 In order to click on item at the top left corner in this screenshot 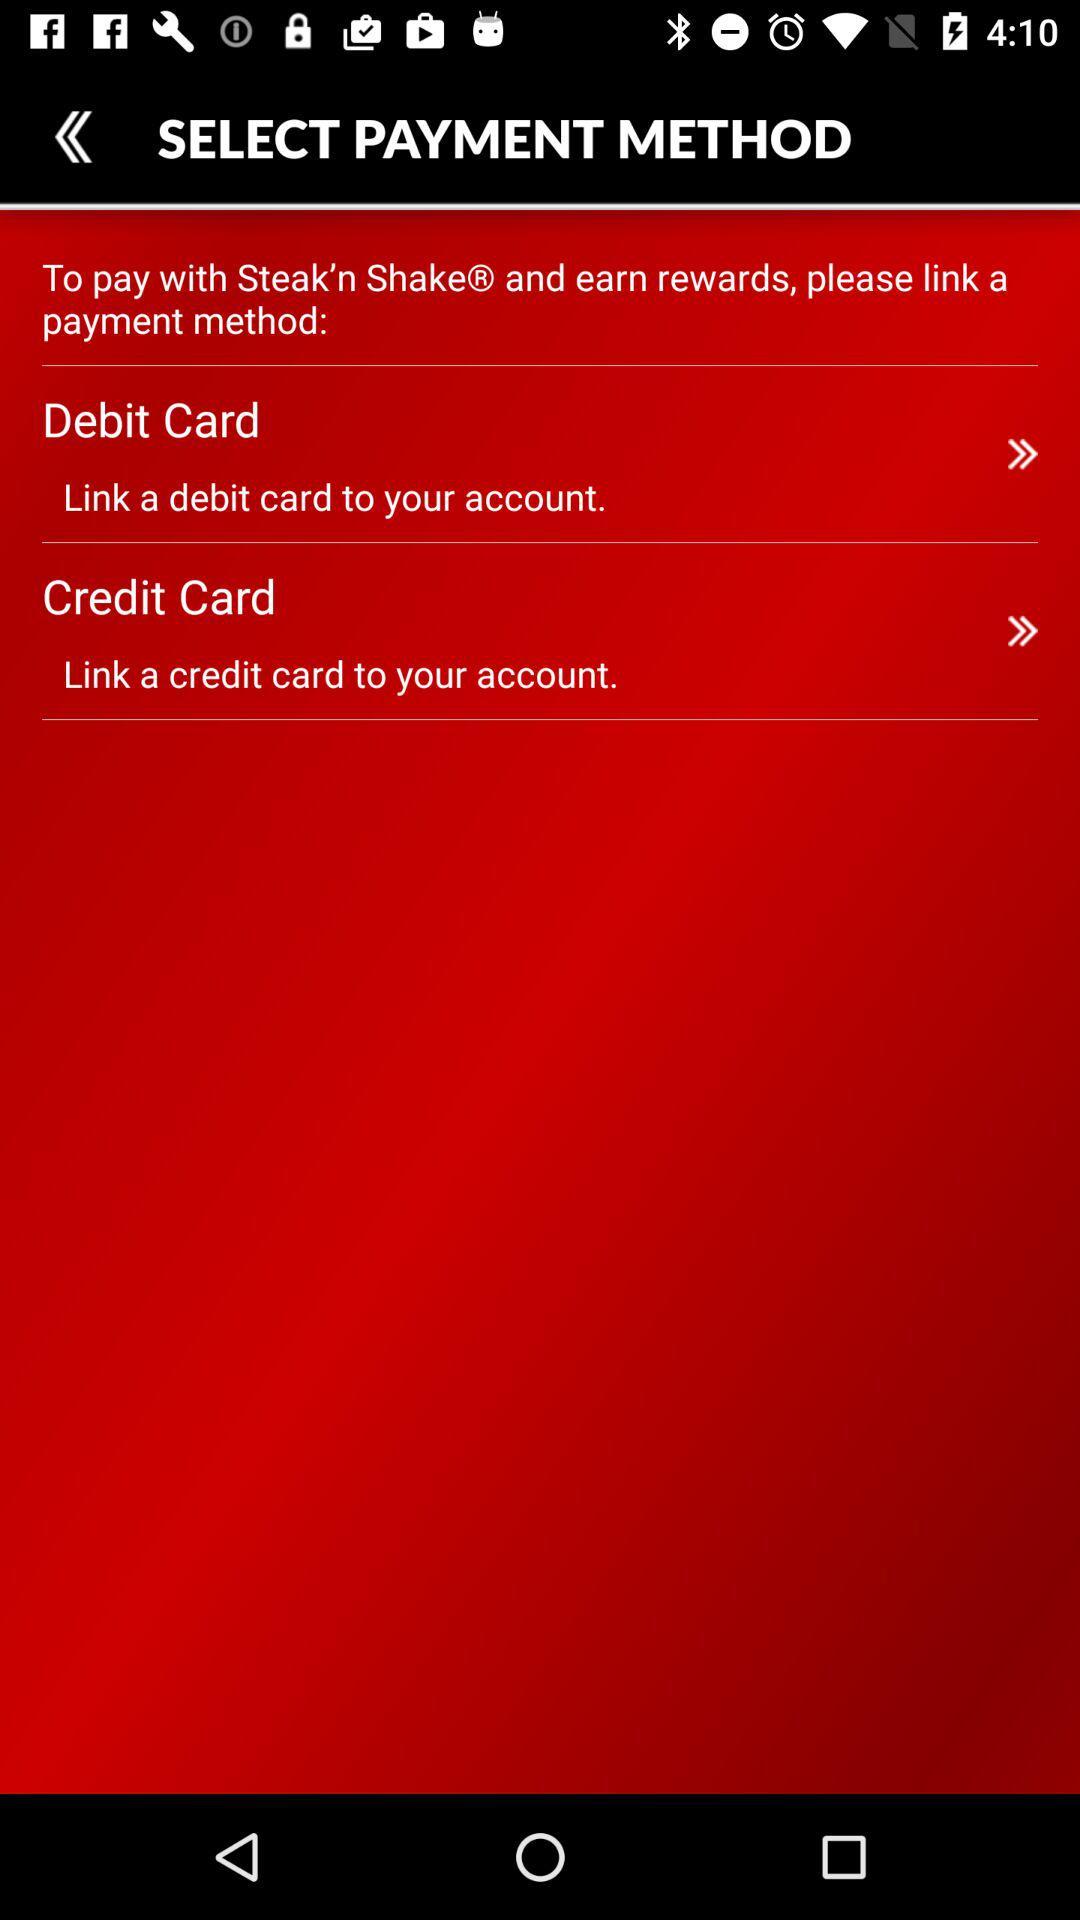, I will do `click(72, 135)`.